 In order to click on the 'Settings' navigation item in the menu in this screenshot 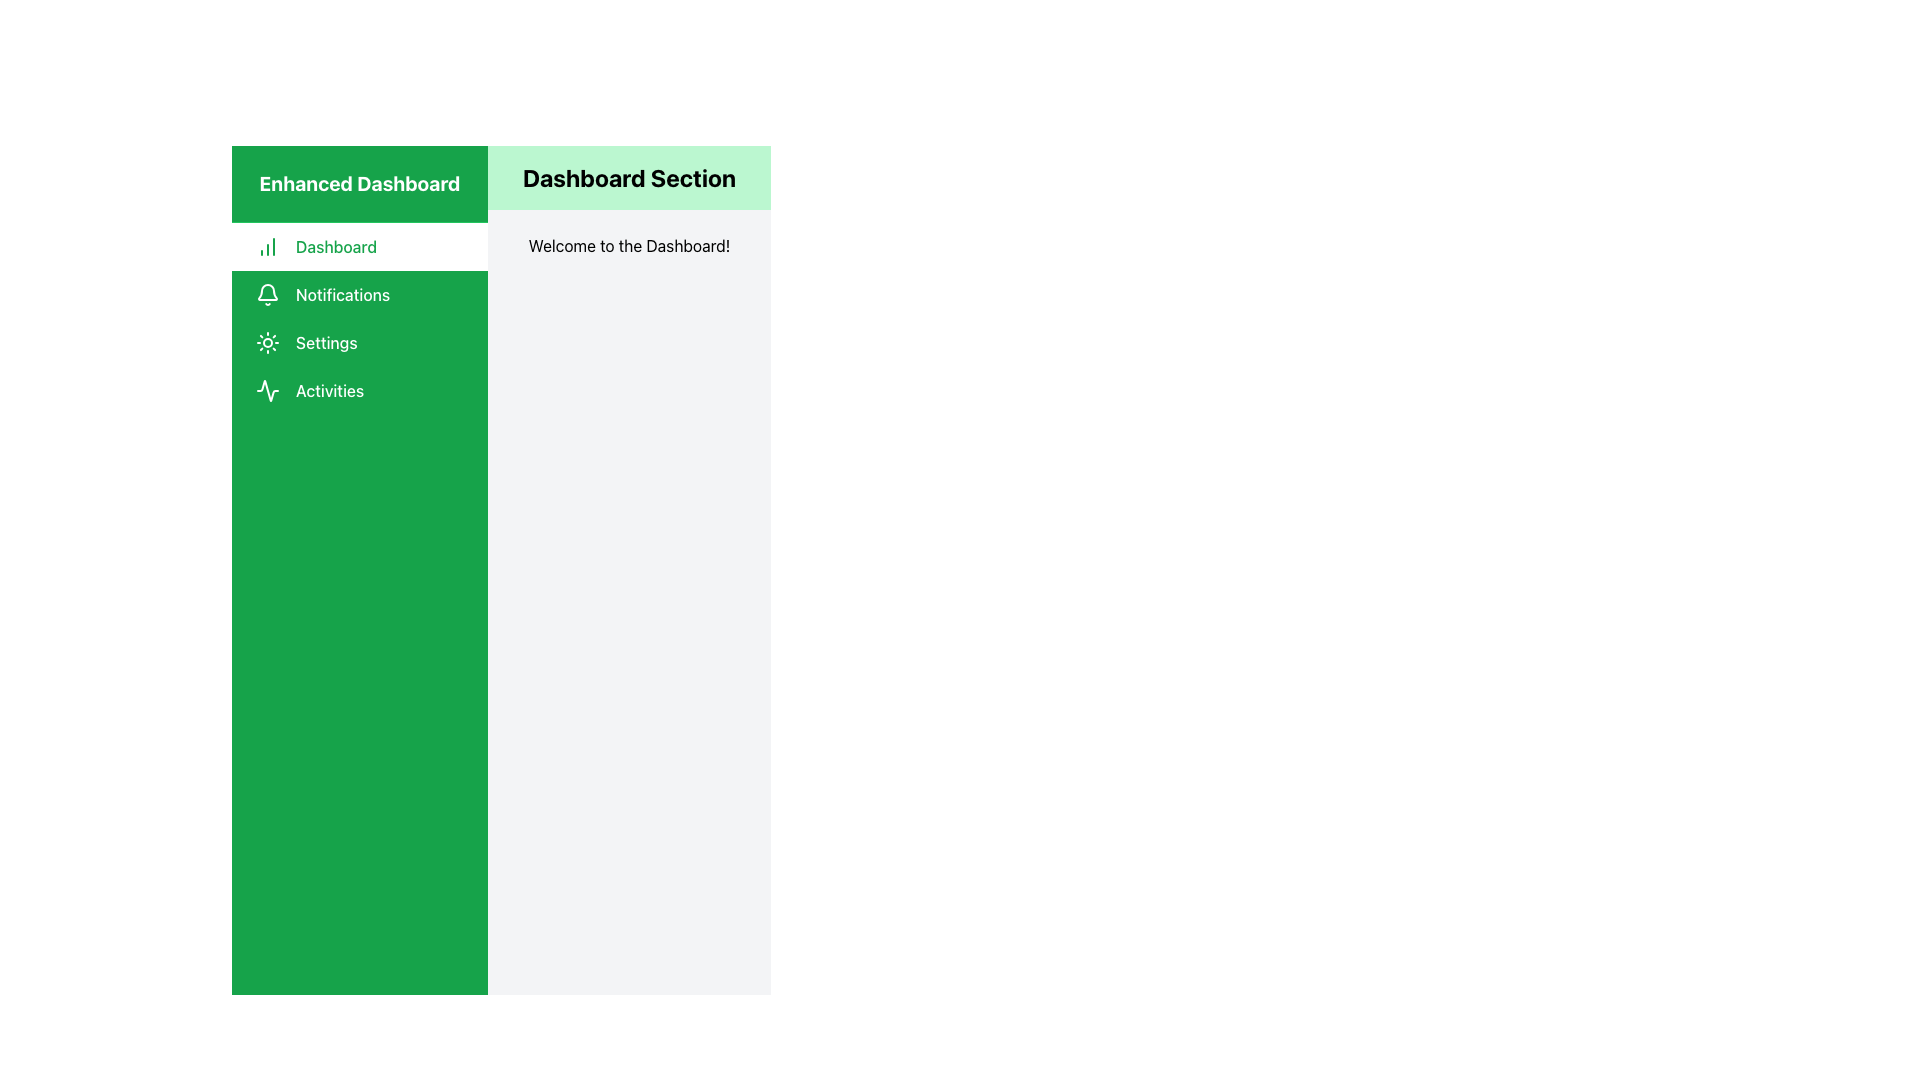, I will do `click(360, 342)`.